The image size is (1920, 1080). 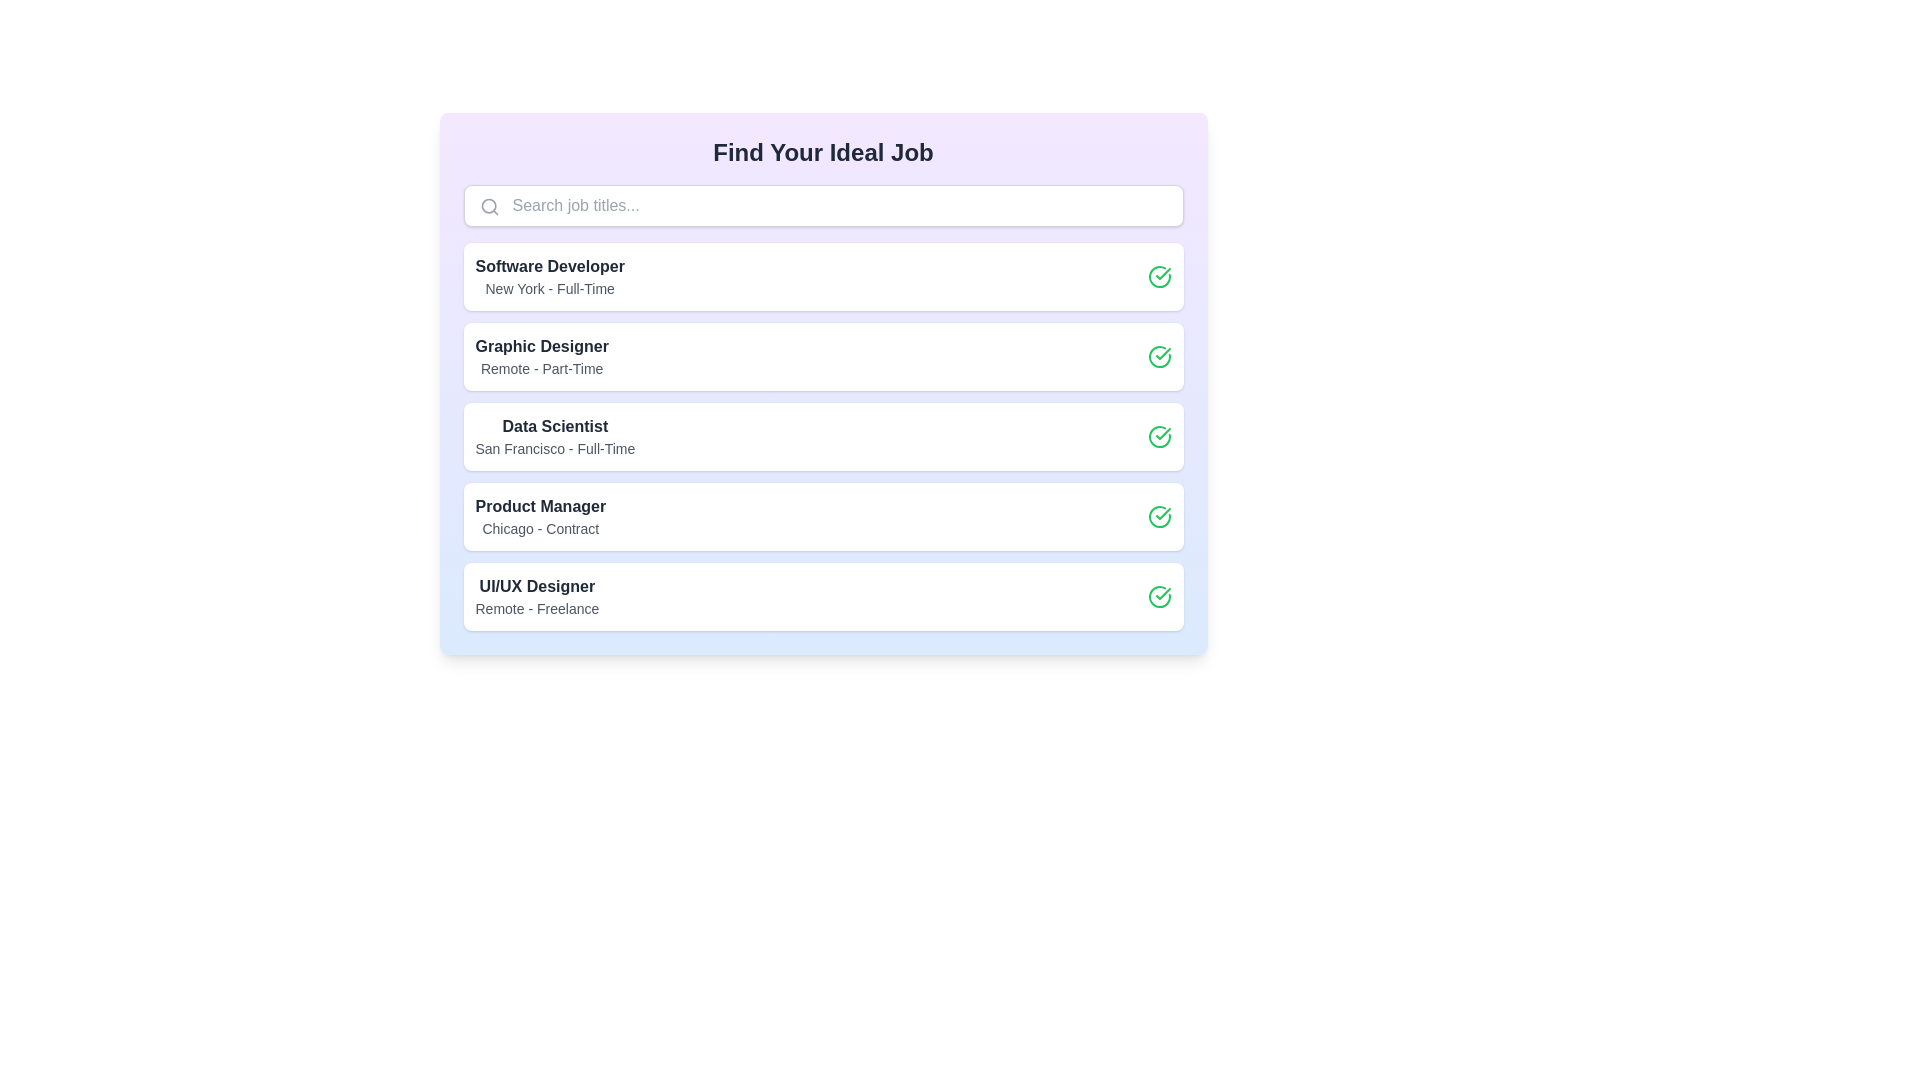 What do you see at coordinates (542, 369) in the screenshot?
I see `the text label displaying 'Remote - Part-Time', located beneath the 'Graphic Designer' text within the job listing card` at bounding box center [542, 369].